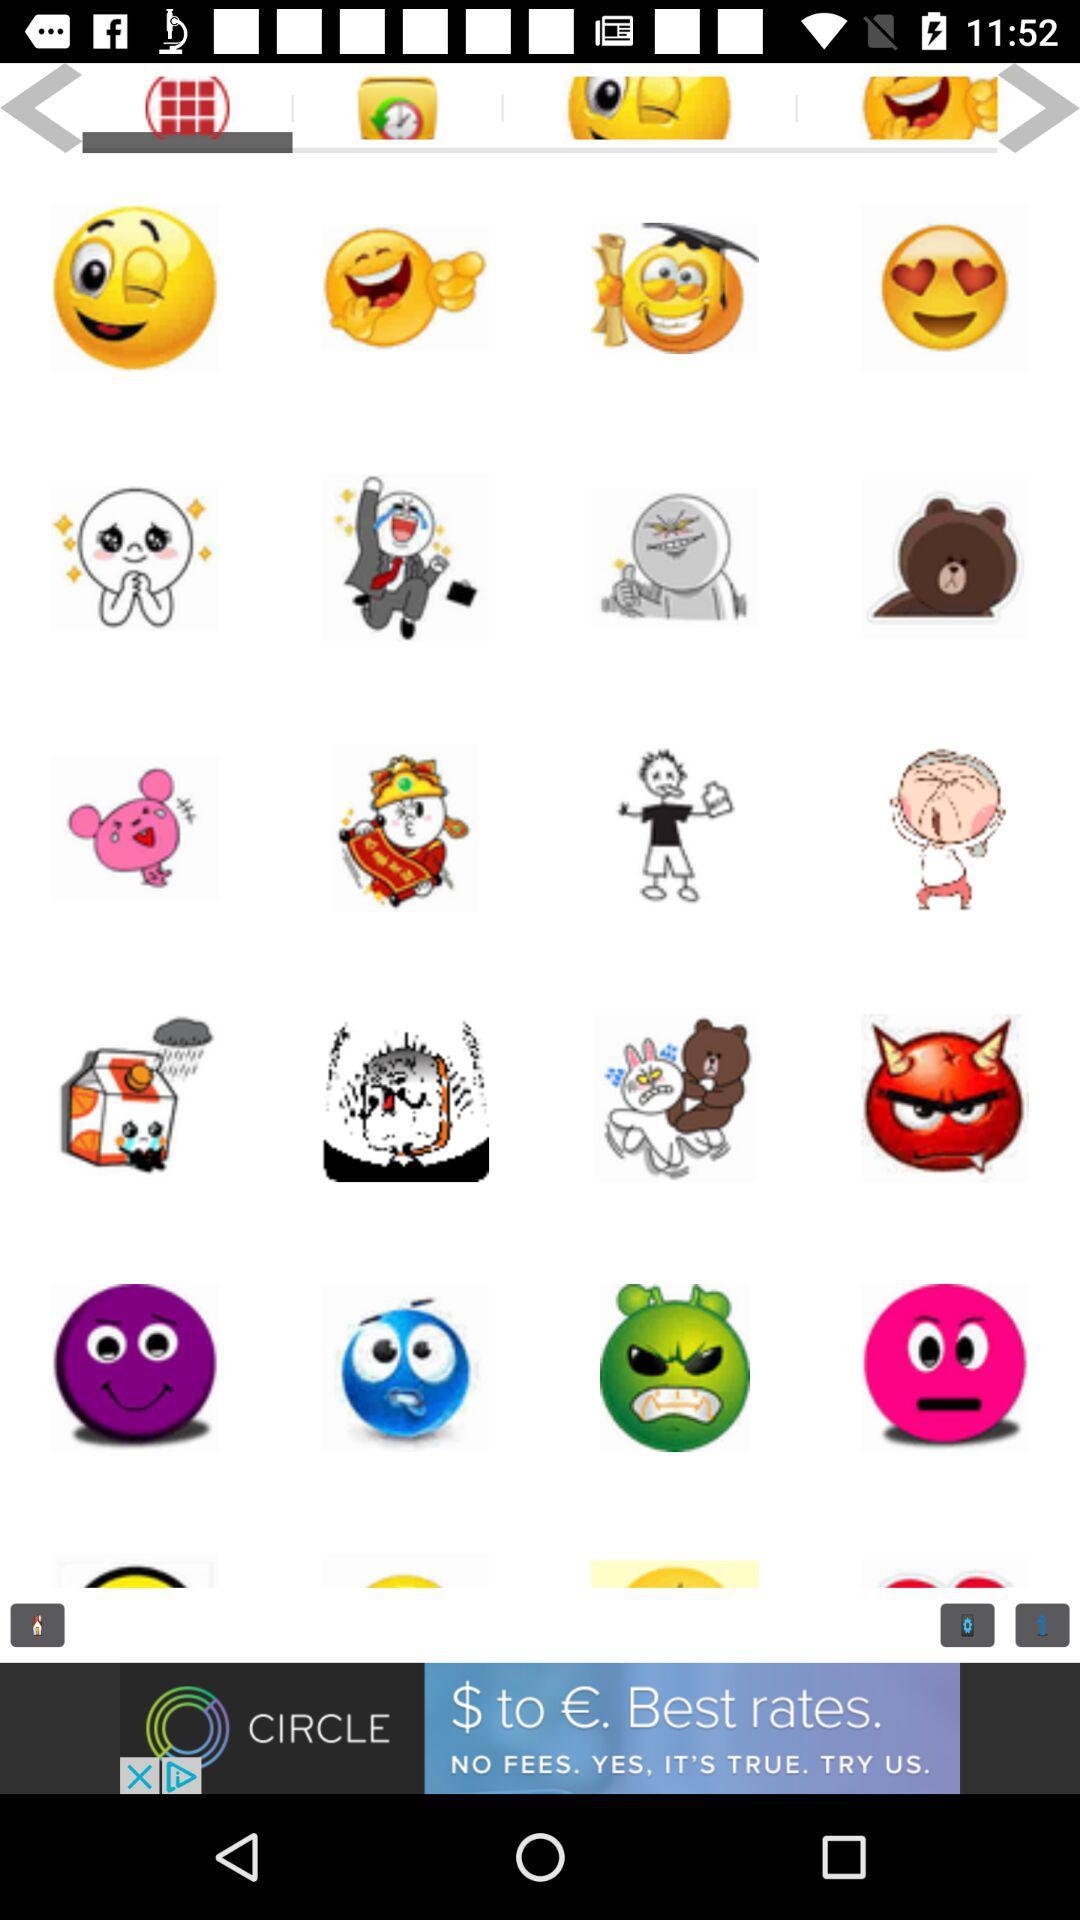 The height and width of the screenshot is (1920, 1080). What do you see at coordinates (1041, 1625) in the screenshot?
I see `reading option` at bounding box center [1041, 1625].